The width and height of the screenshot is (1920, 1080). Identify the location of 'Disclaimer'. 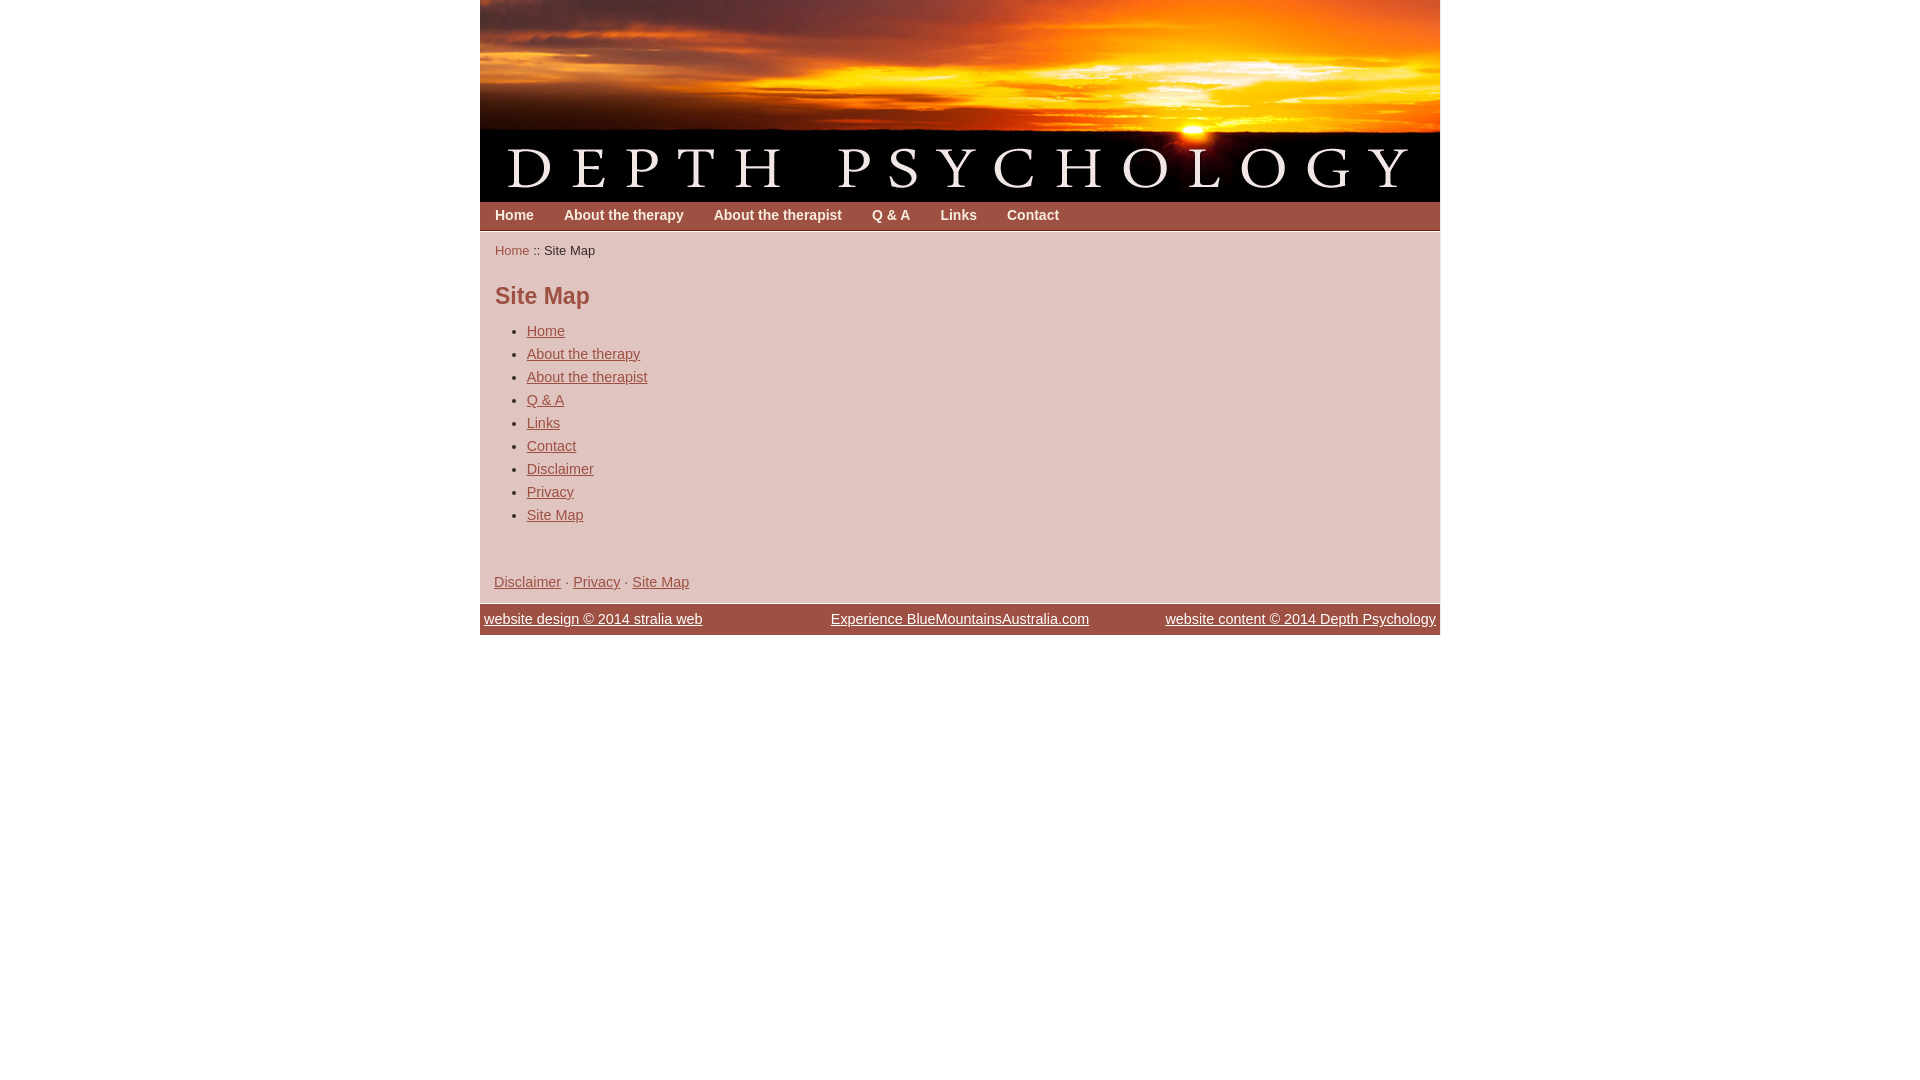
(527, 582).